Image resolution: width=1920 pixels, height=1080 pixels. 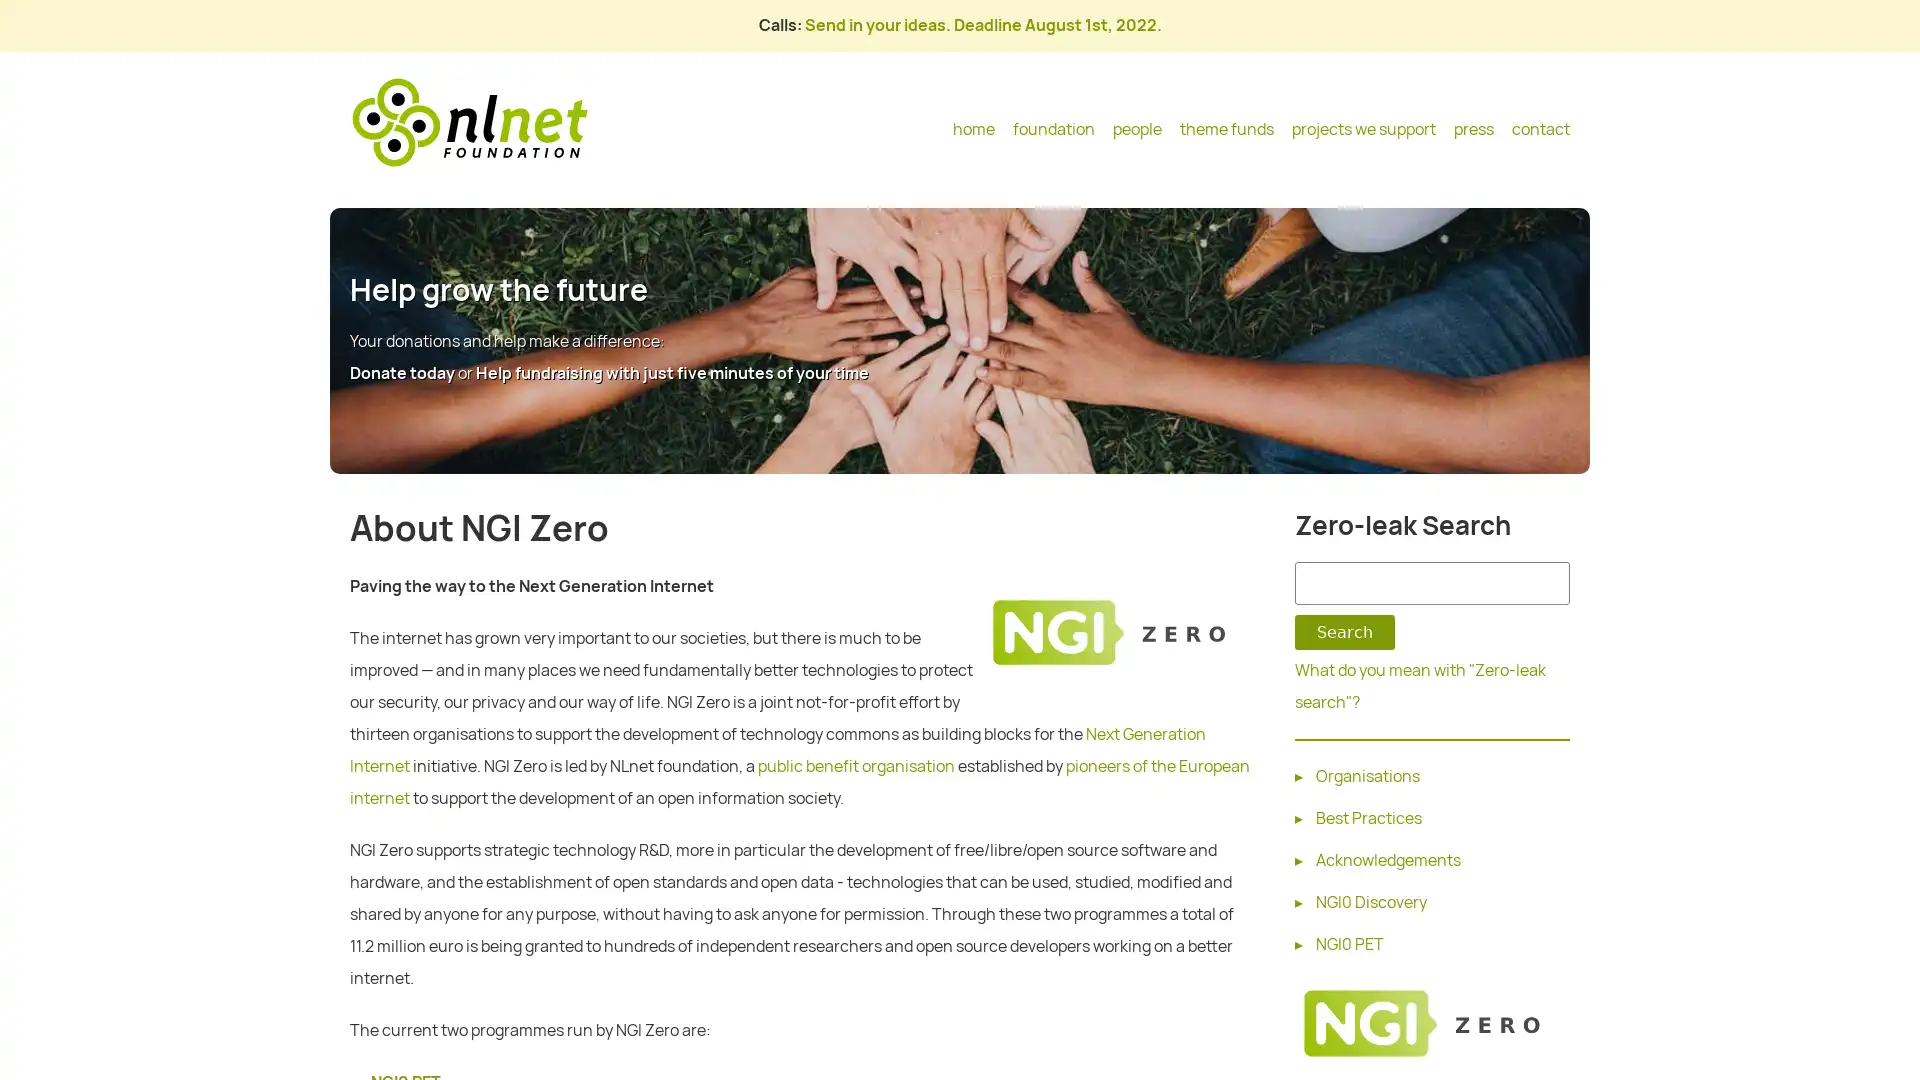 What do you see at coordinates (1344, 632) in the screenshot?
I see `Search` at bounding box center [1344, 632].